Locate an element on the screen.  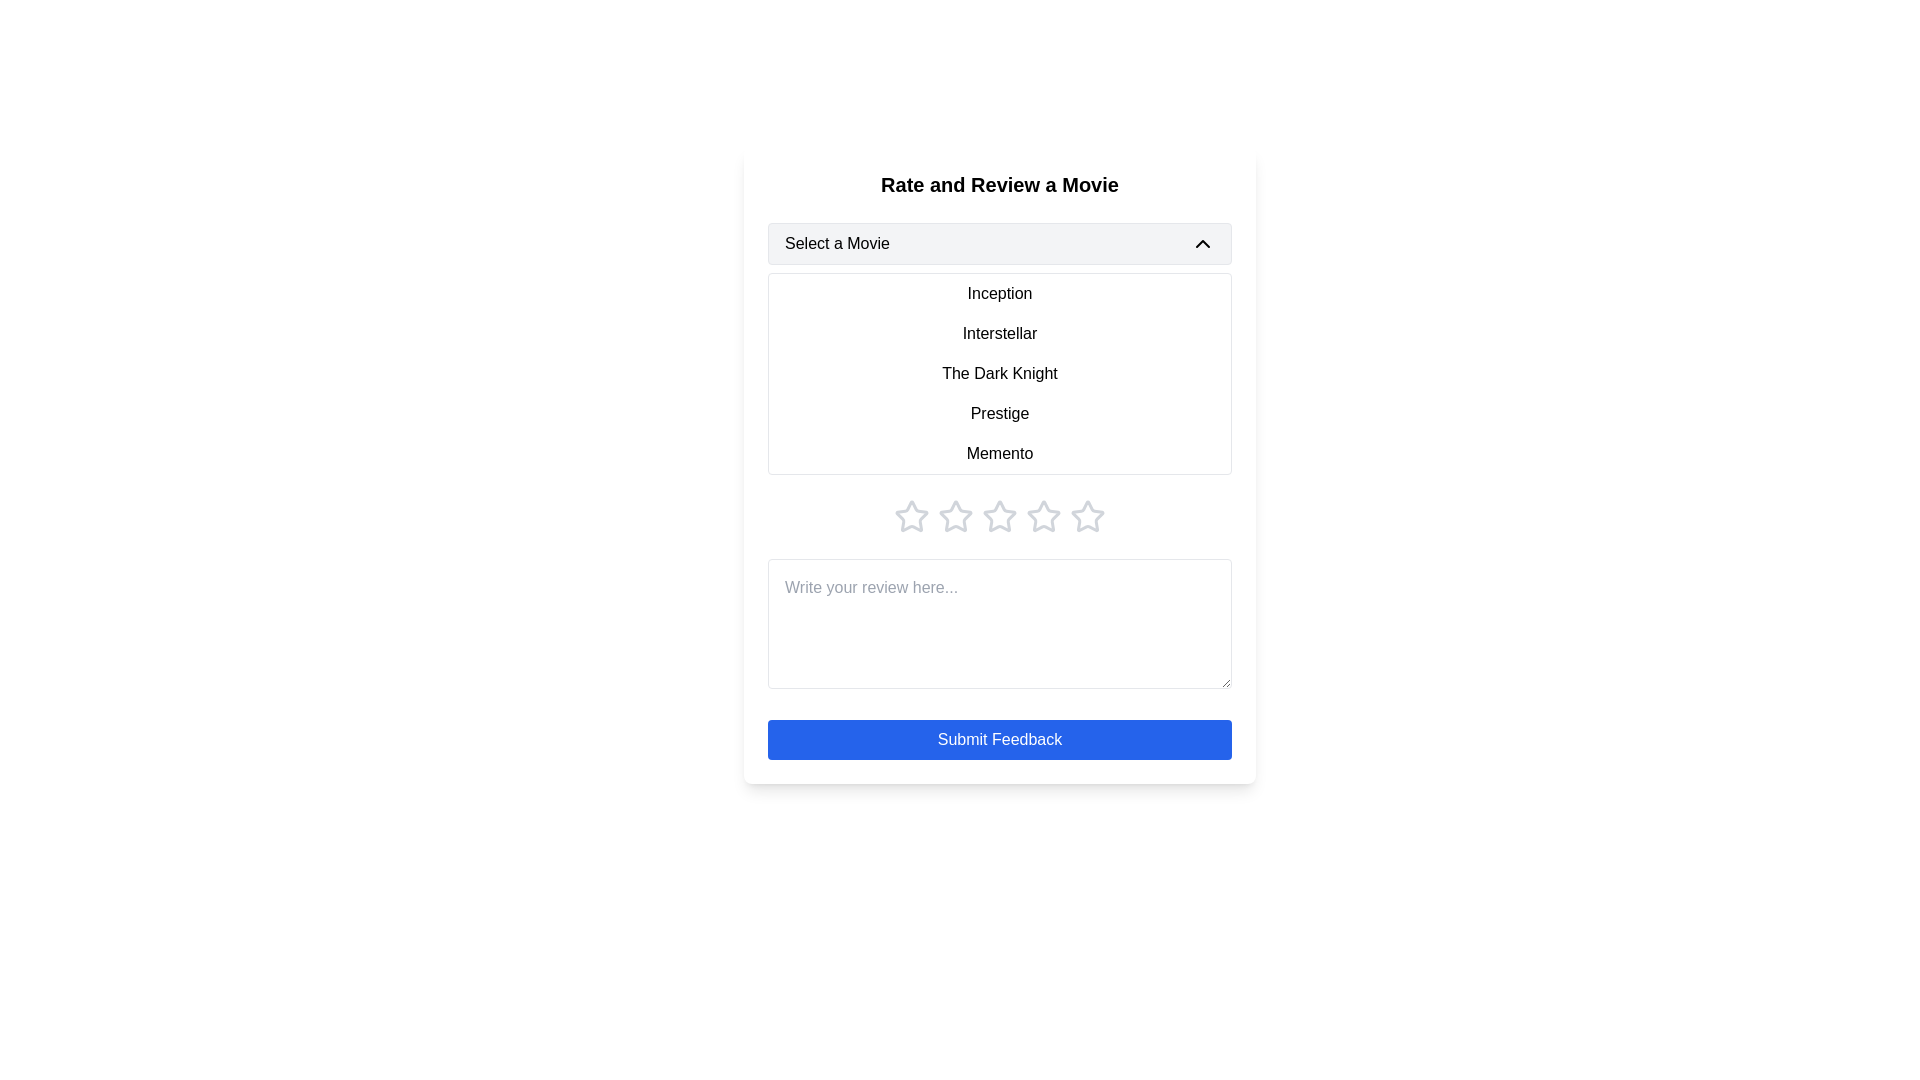
the 'Submit Feedback' button, which is a rectangular button with a bold blue background and white text, located at the bottom of the form interface is located at coordinates (999, 740).